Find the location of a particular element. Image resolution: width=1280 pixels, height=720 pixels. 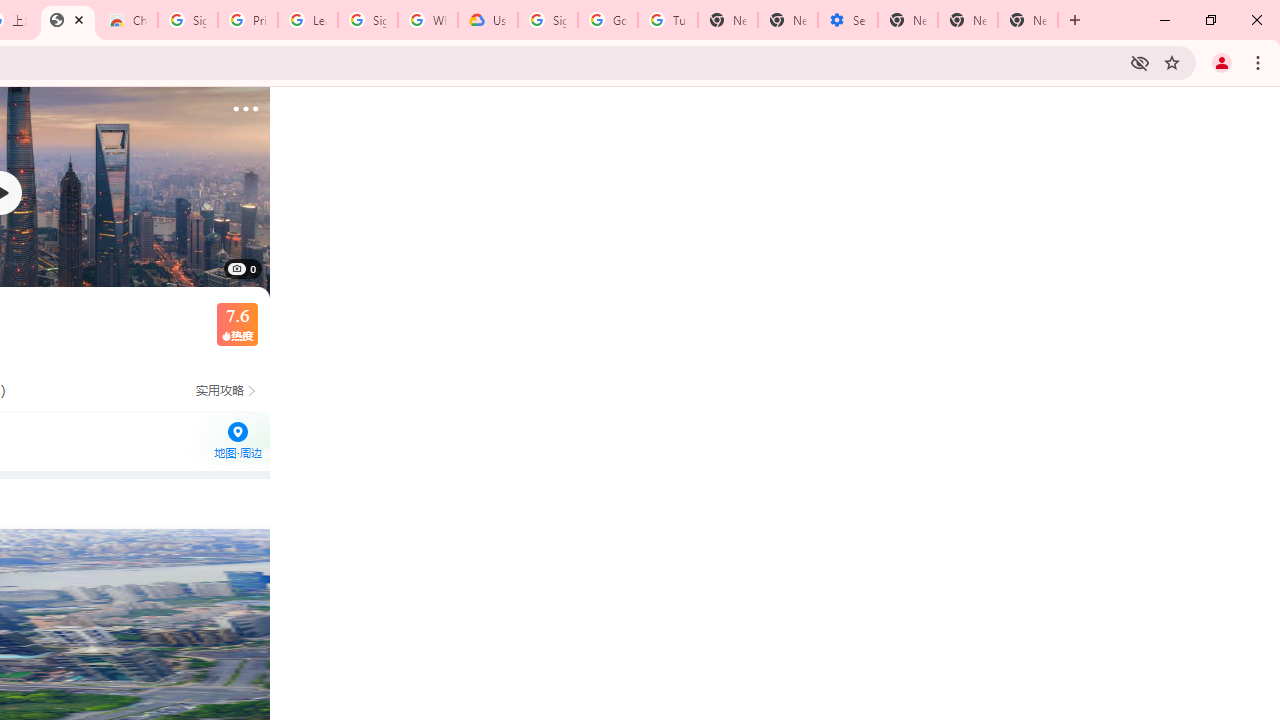

'Minimize' is located at coordinates (1165, 20).